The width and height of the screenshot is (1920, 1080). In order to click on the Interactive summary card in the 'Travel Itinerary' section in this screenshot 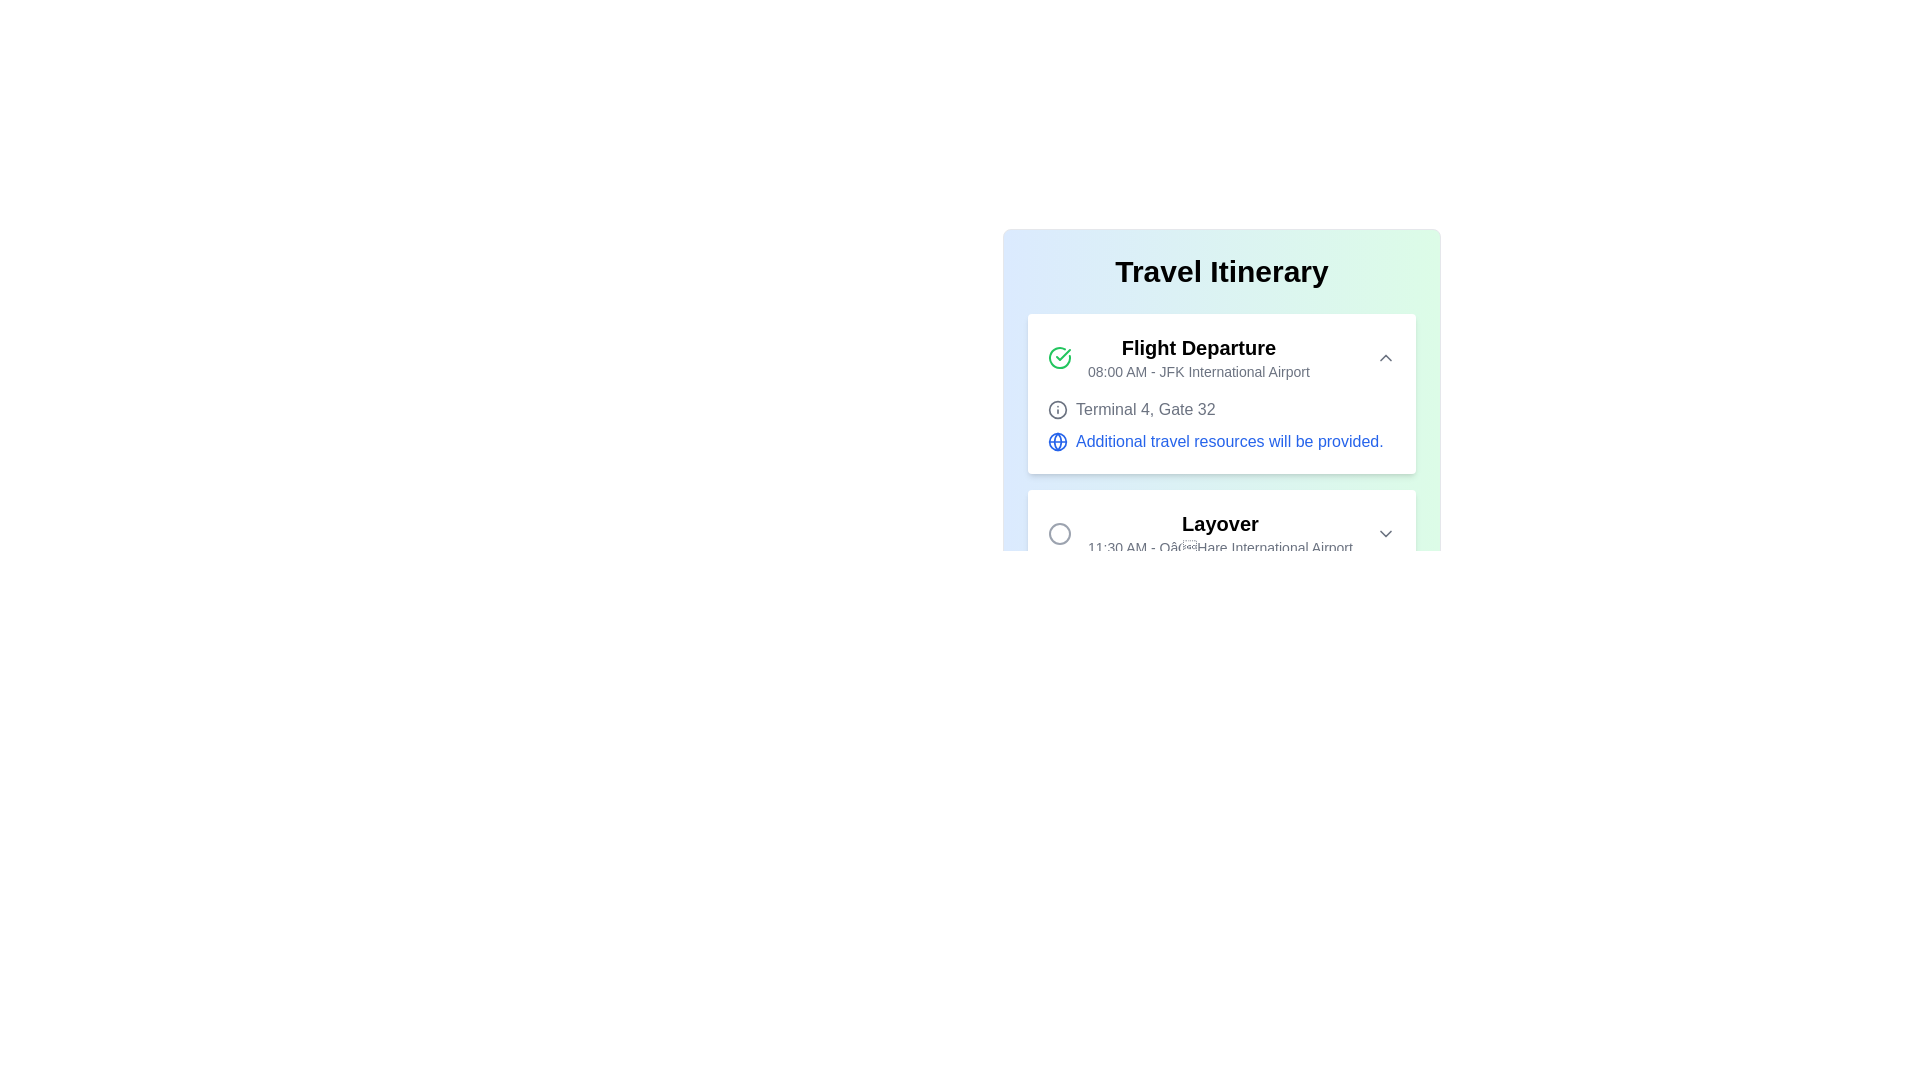, I will do `click(1221, 532)`.